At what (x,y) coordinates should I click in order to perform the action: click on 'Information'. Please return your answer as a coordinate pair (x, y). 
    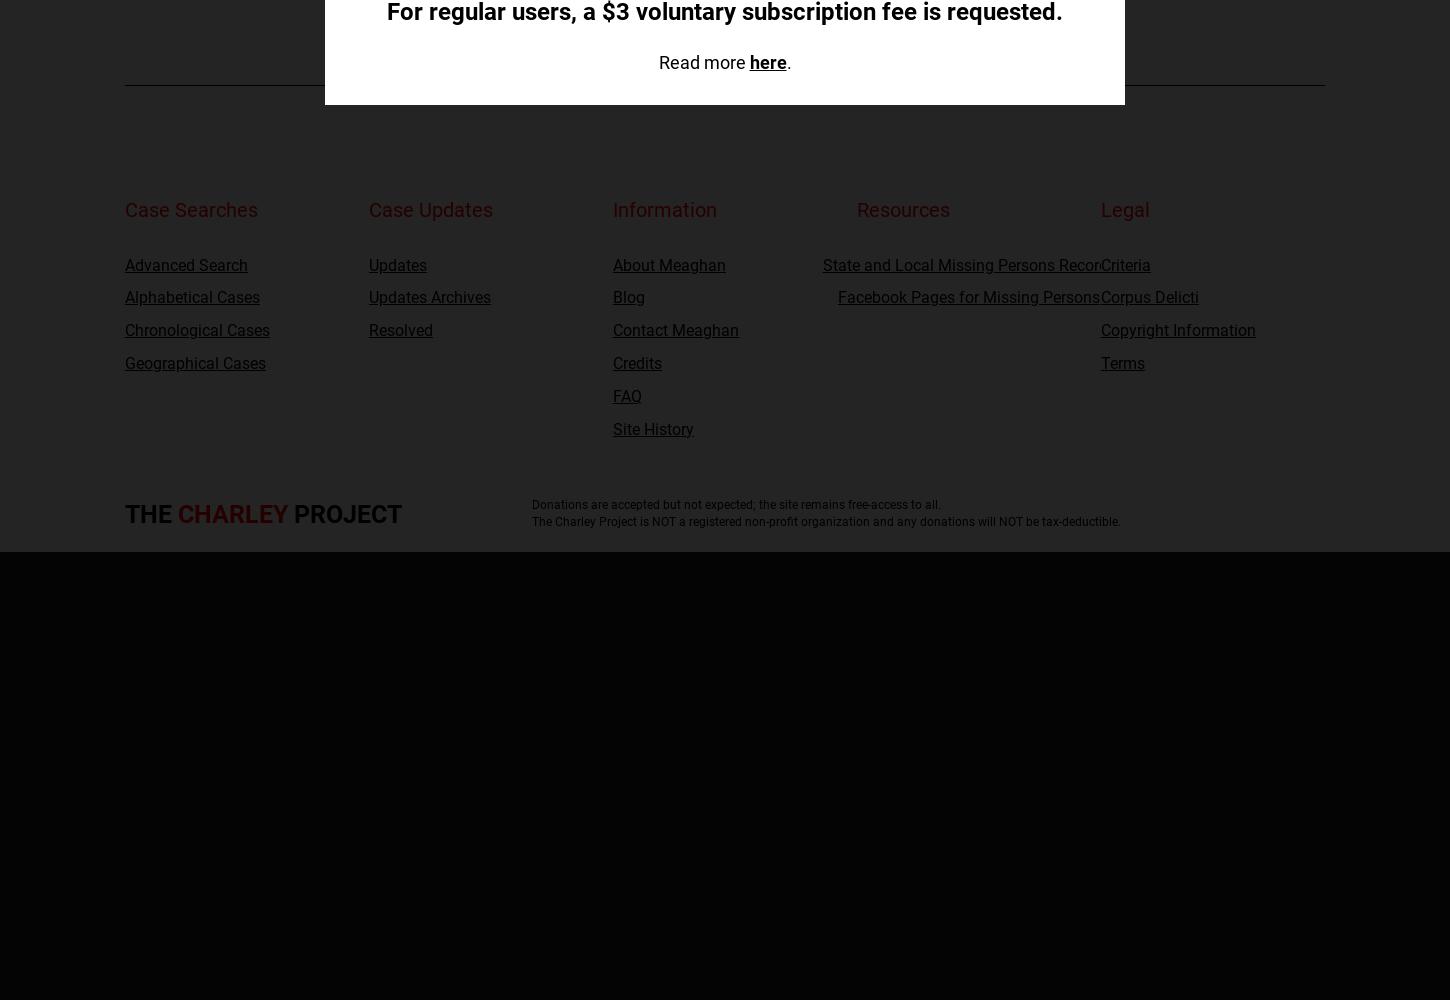
    Looking at the image, I should click on (663, 209).